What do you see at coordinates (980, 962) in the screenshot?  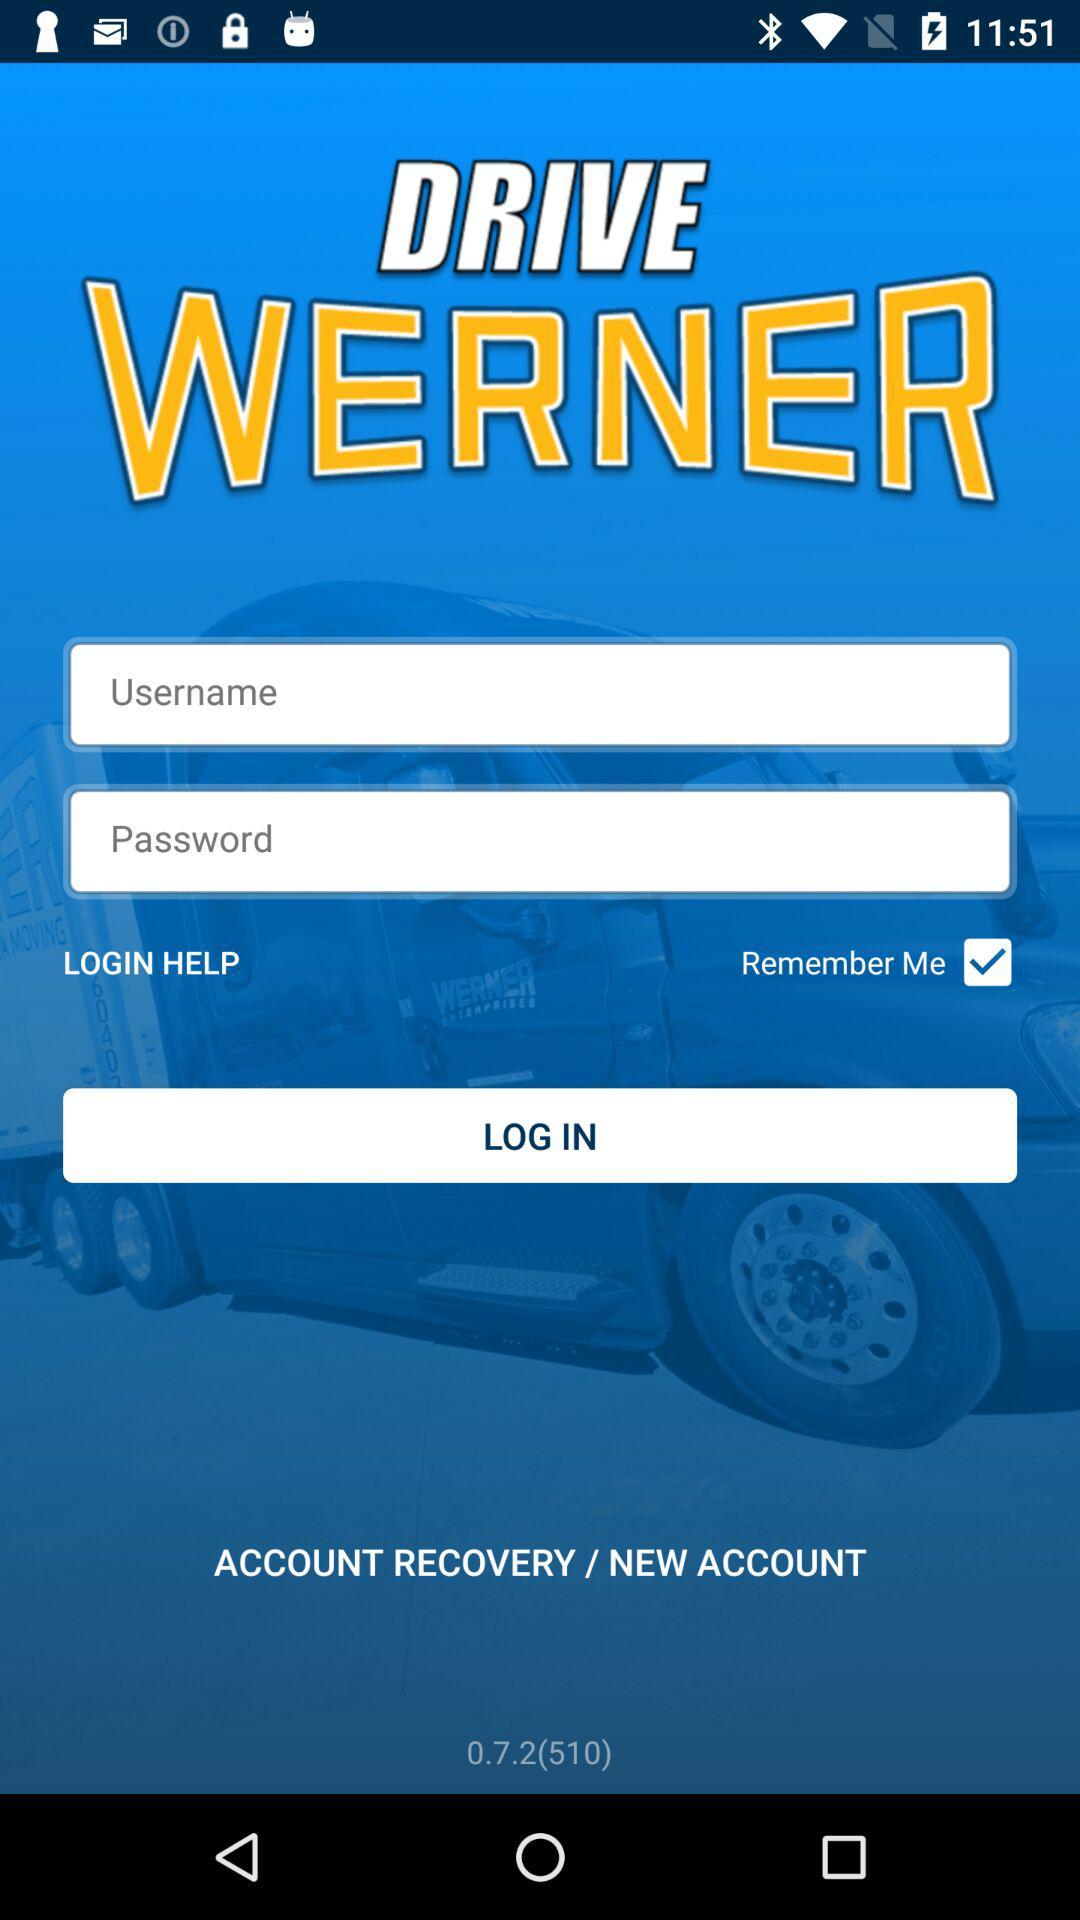 I see `the icon next to the remember me item` at bounding box center [980, 962].